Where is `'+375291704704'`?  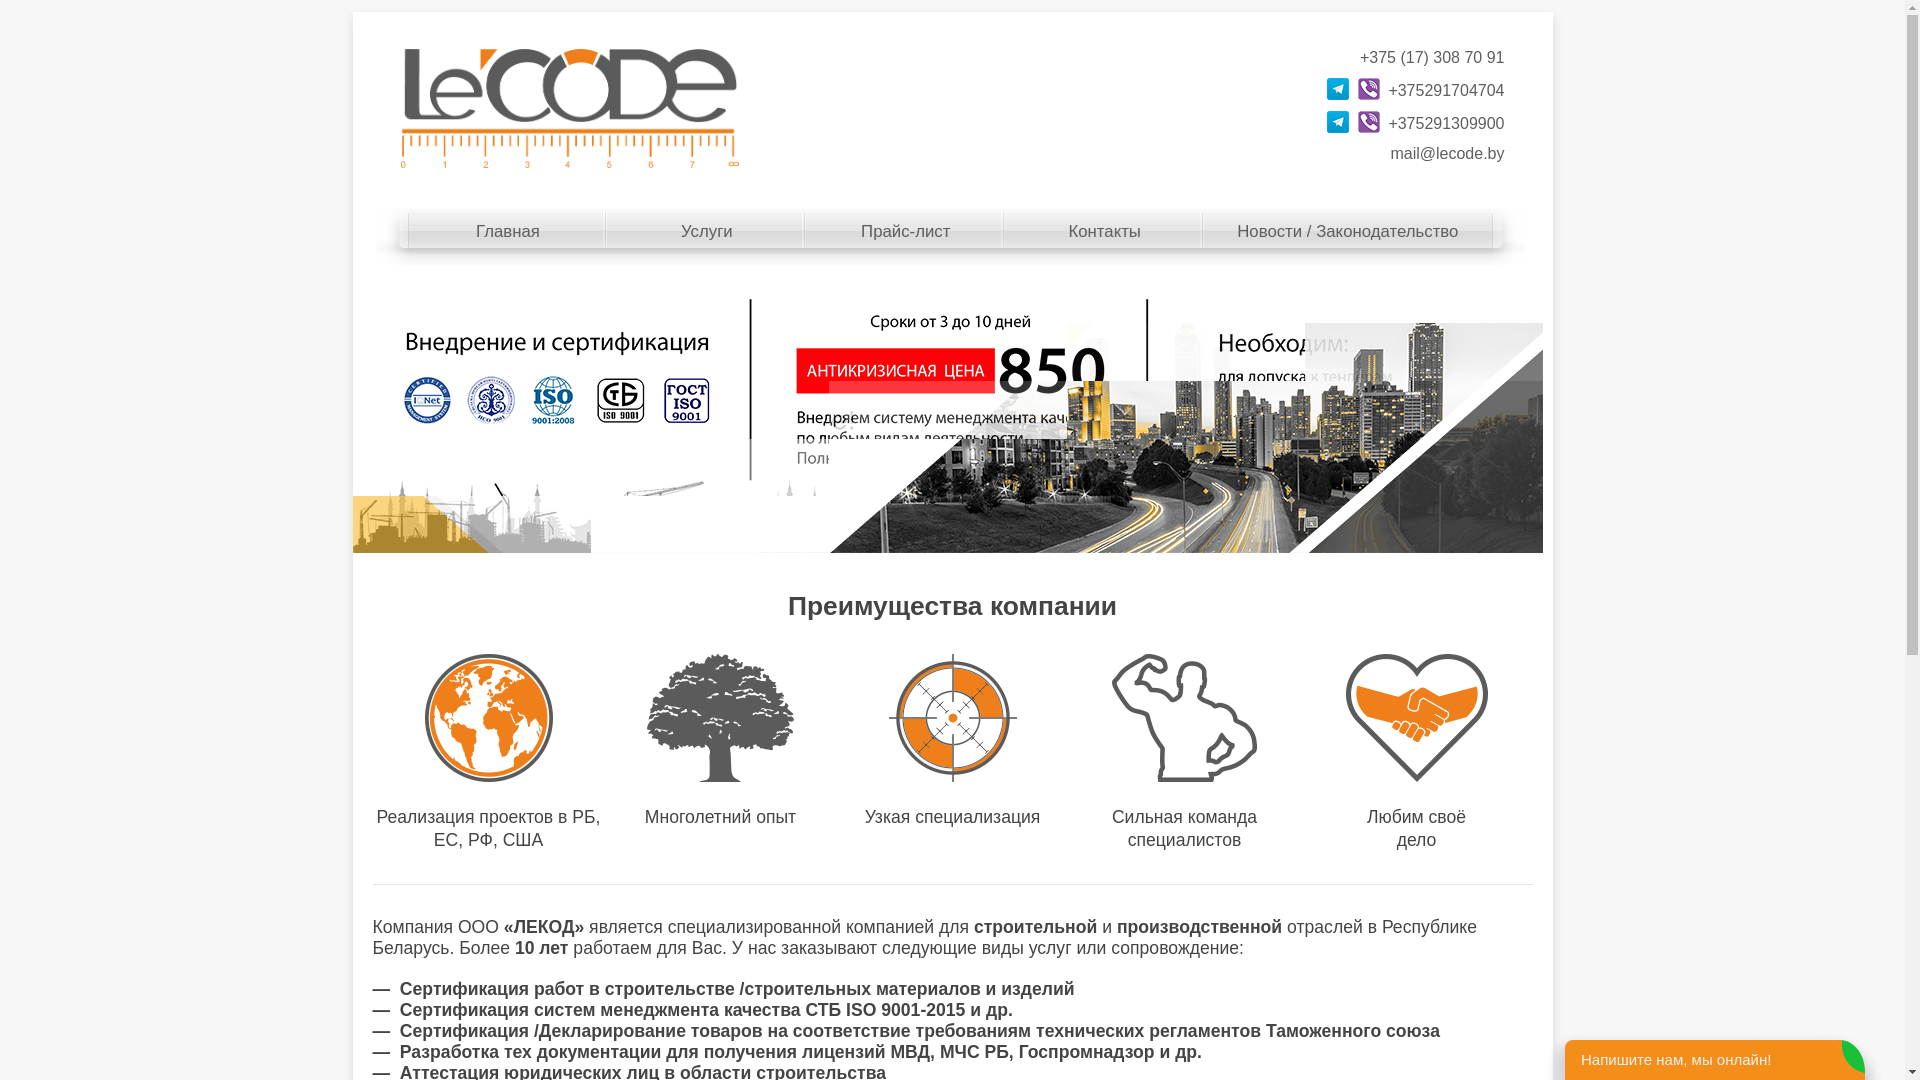 '+375291704704' is located at coordinates (1445, 90).